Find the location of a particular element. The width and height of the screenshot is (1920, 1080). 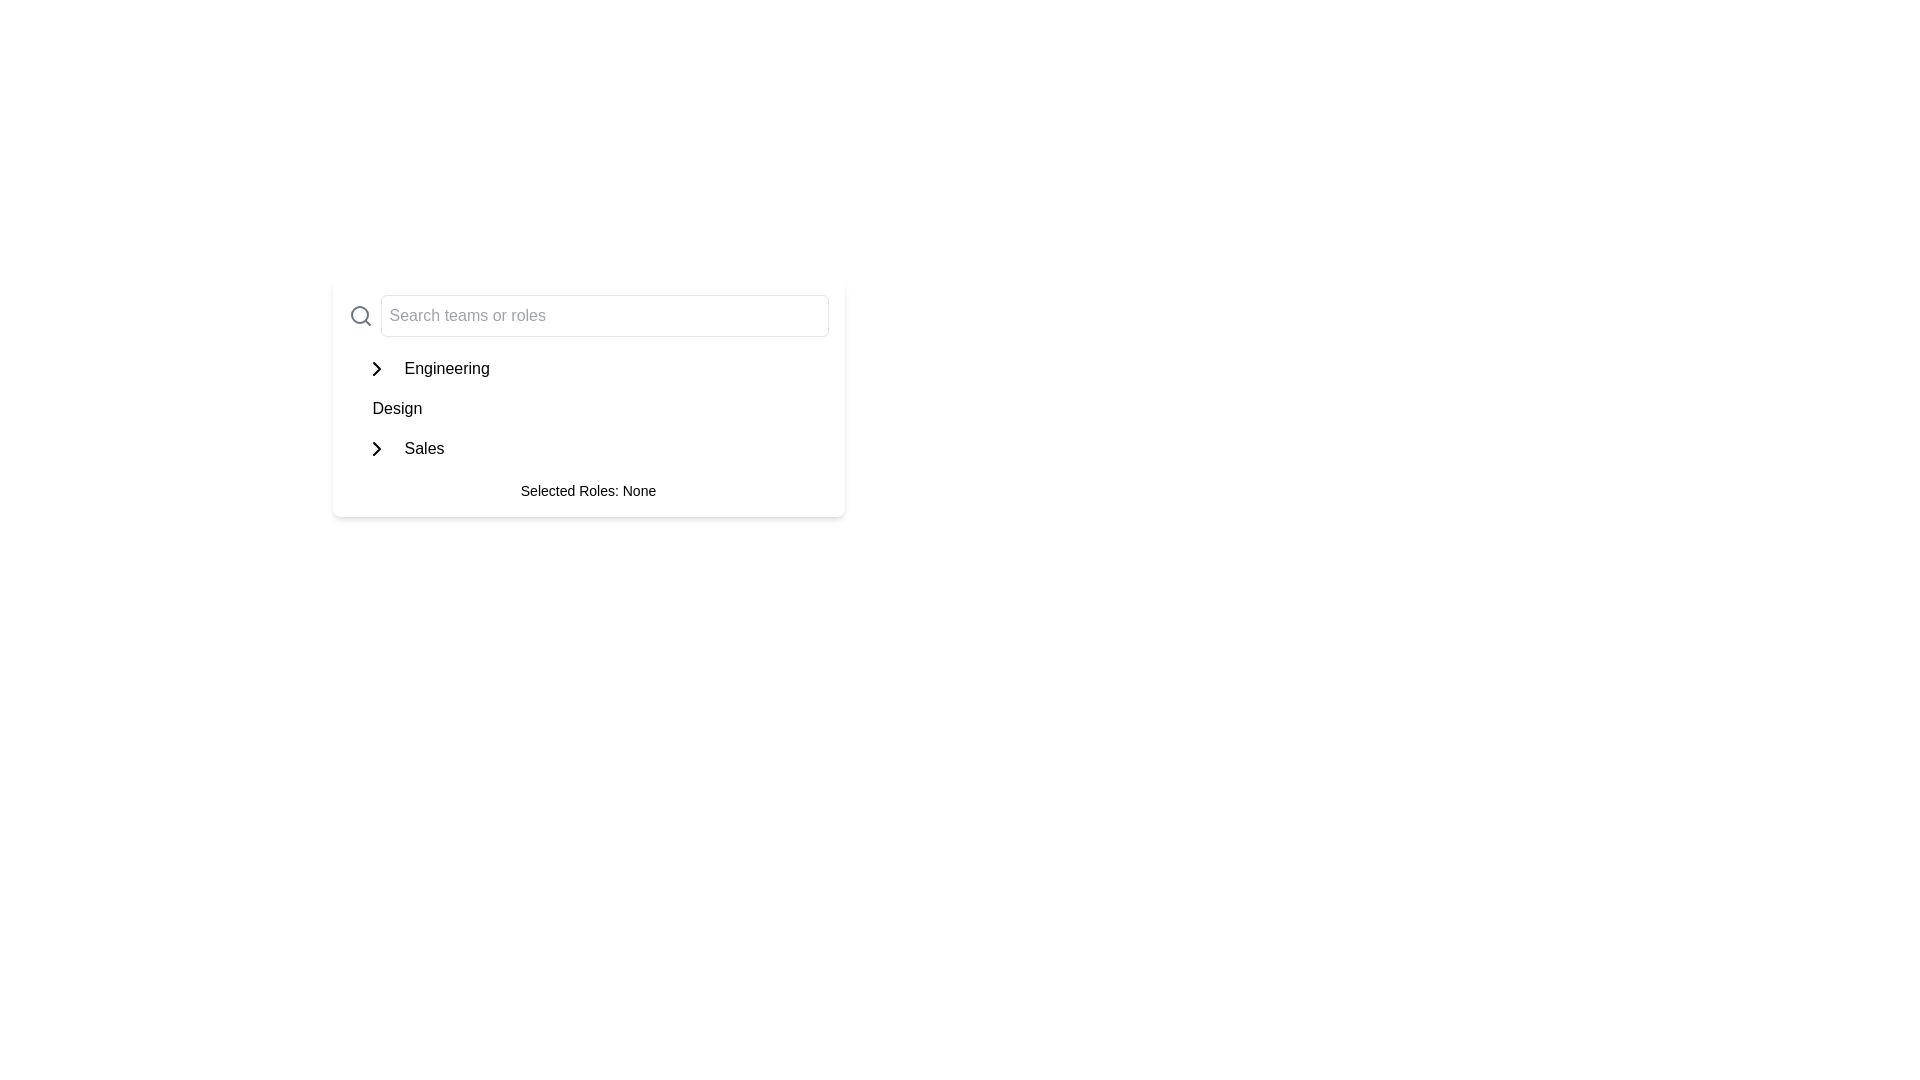

the chevron icon button located to the left of the 'Engineering' text, which is a small right-pointing arrow icon is located at coordinates (376, 369).